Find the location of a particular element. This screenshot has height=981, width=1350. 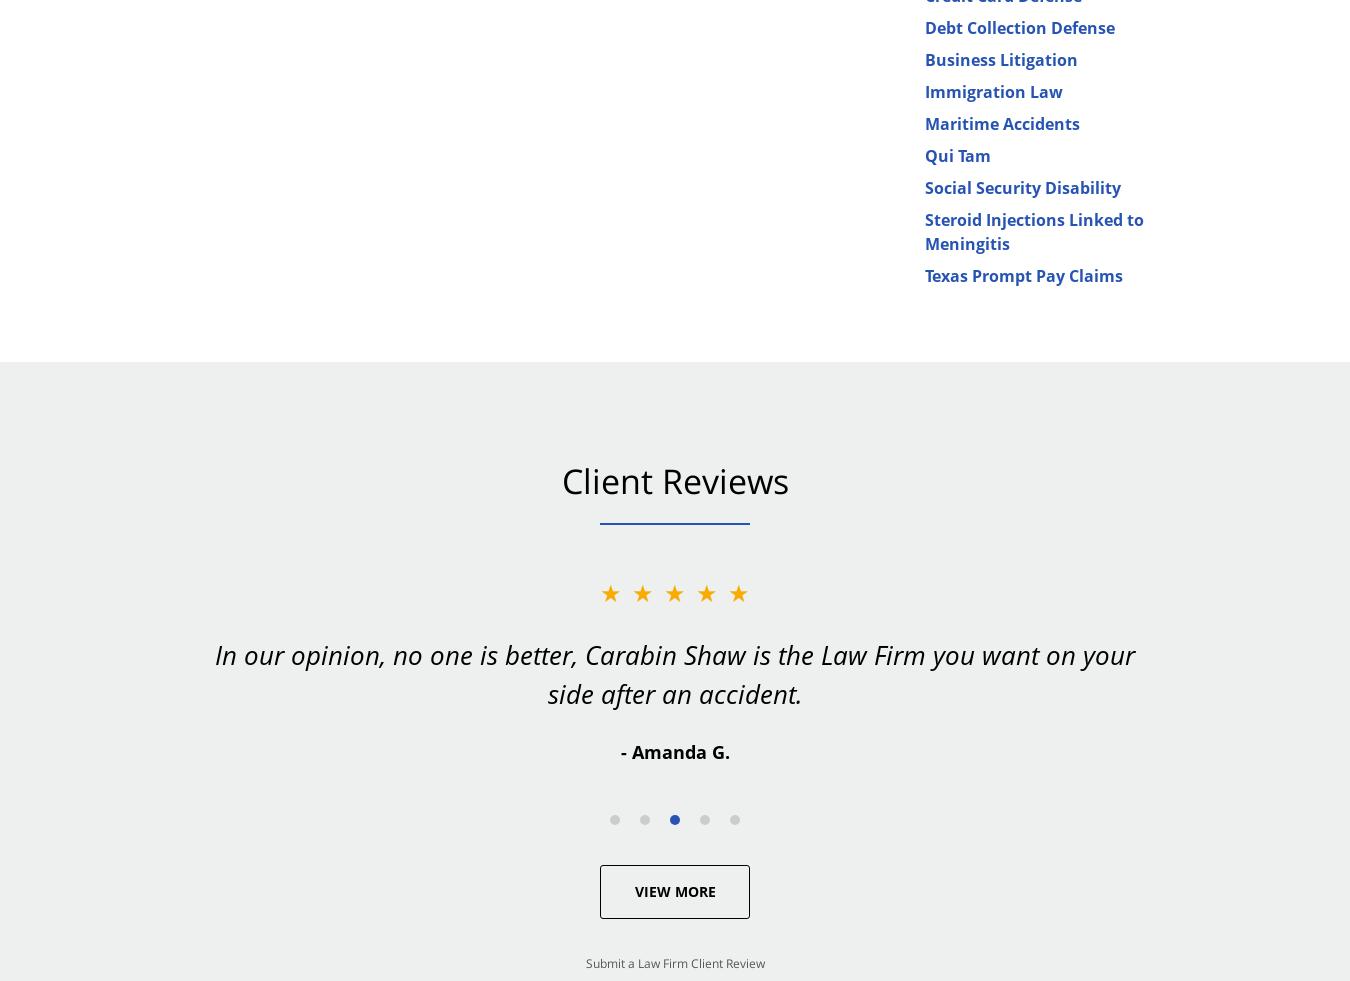

'In our opinion, no one is better, Carabin Shaw is the Law Firm you want on your side after an accident.' is located at coordinates (215, 674).